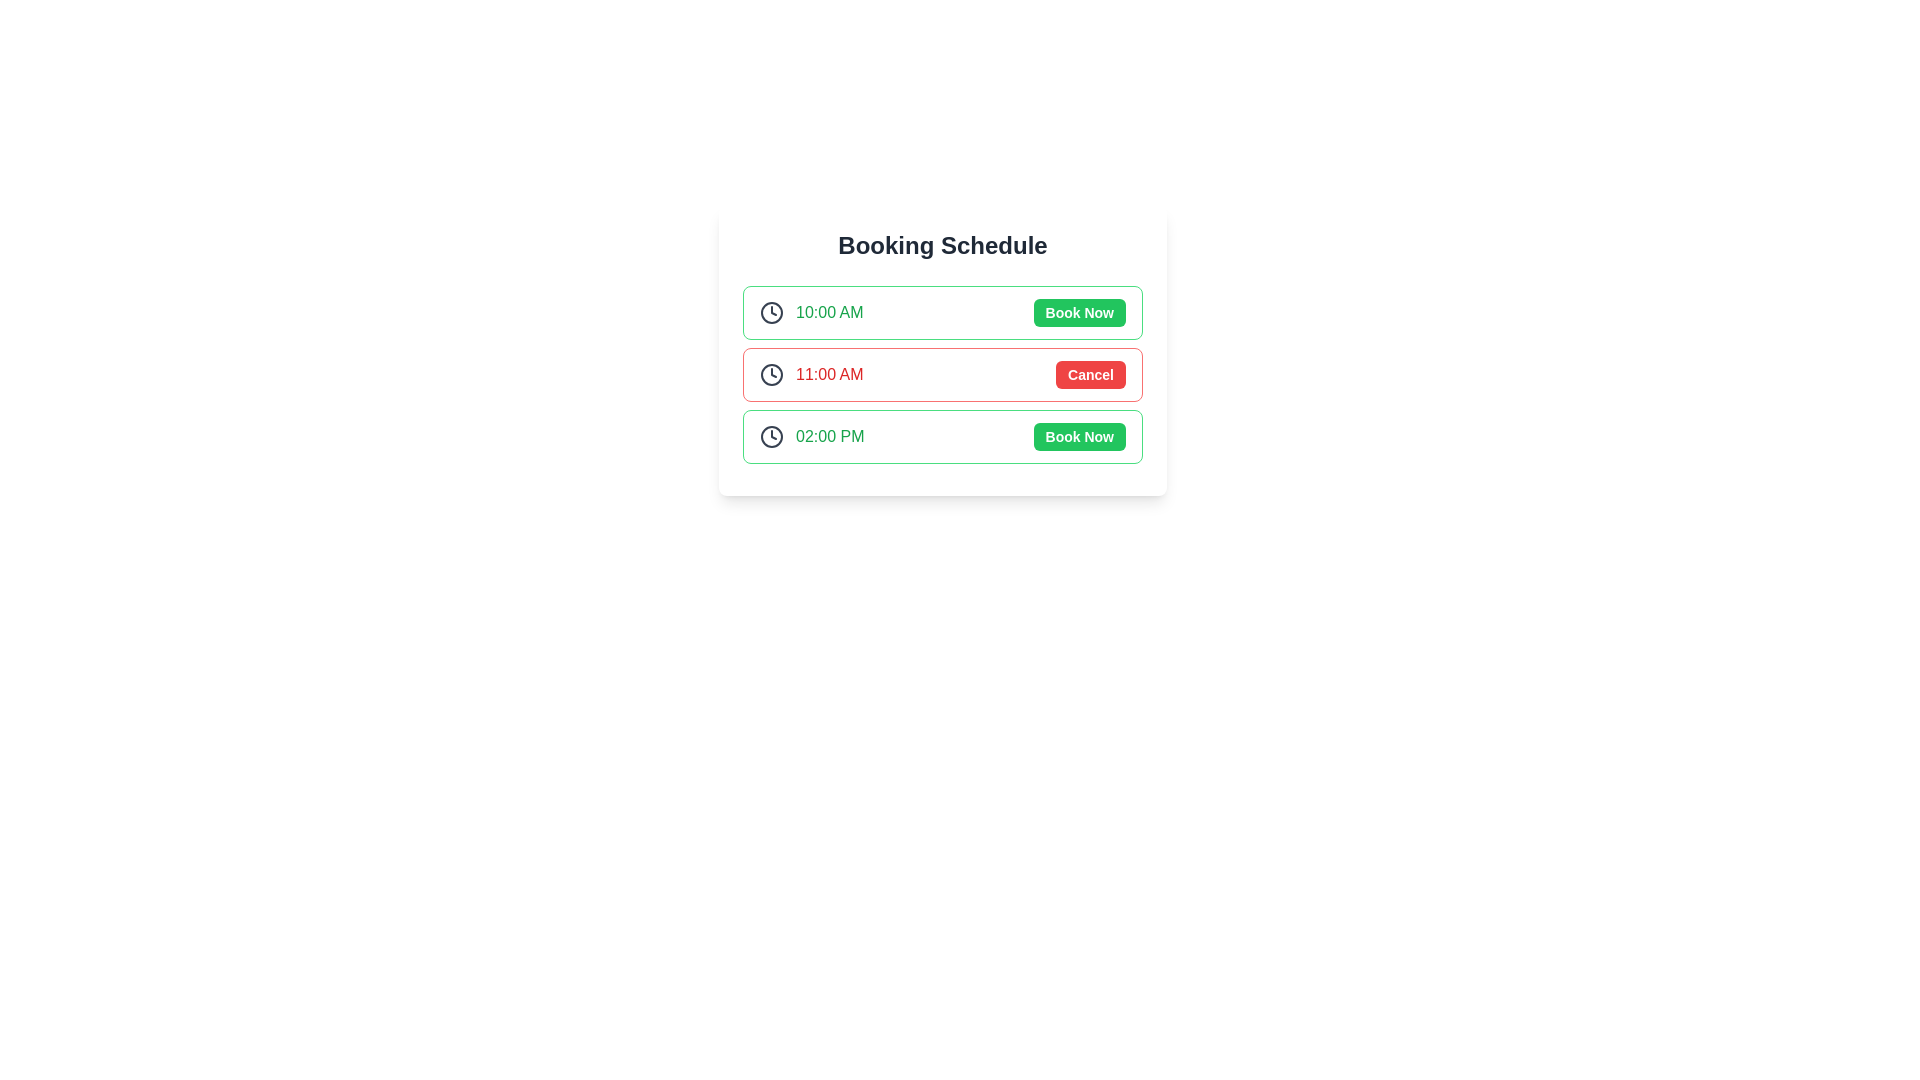  What do you see at coordinates (1090, 374) in the screenshot?
I see `the cancel button located to the right of the 11:00 AM booking slot` at bounding box center [1090, 374].